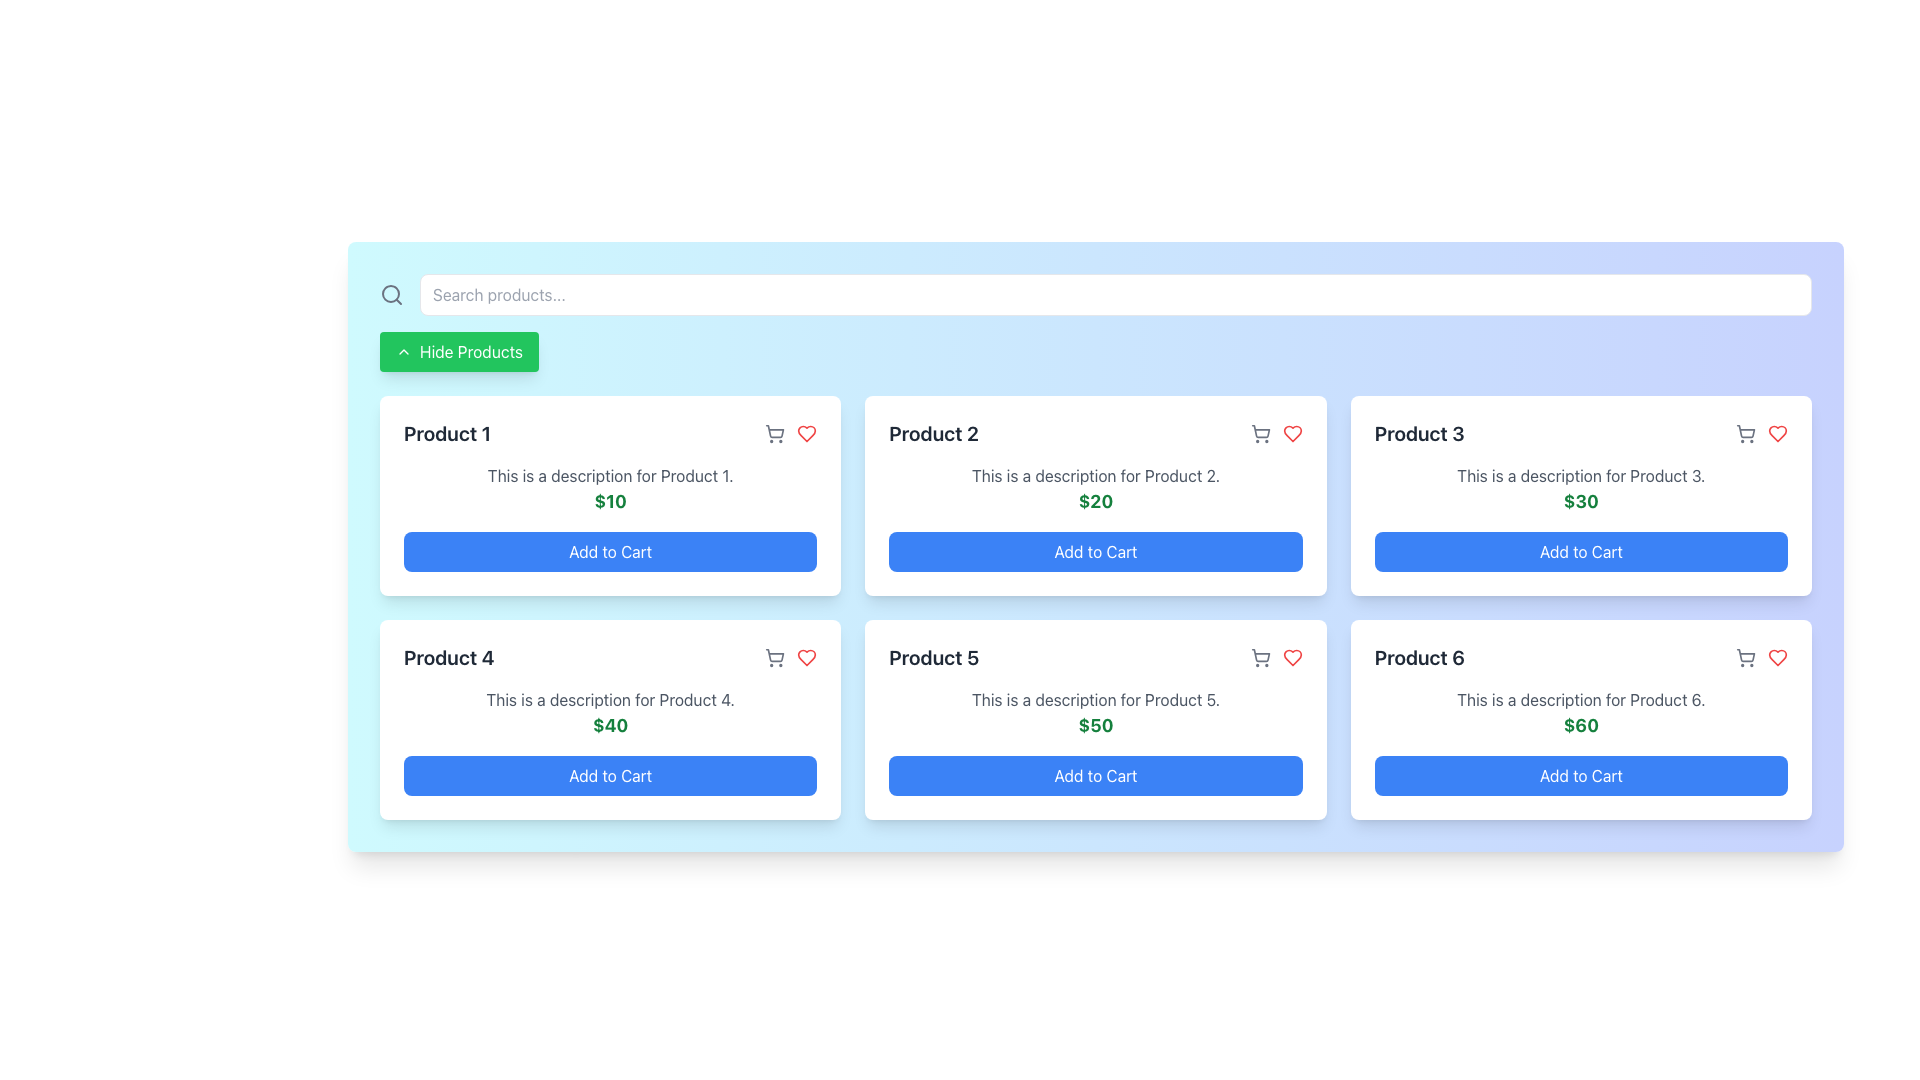 The height and width of the screenshot is (1080, 1920). Describe the element at coordinates (448, 658) in the screenshot. I see `text from the bold, large dark gray text label displaying 'Product 4', located in the second row and first column of the grid layout` at that location.